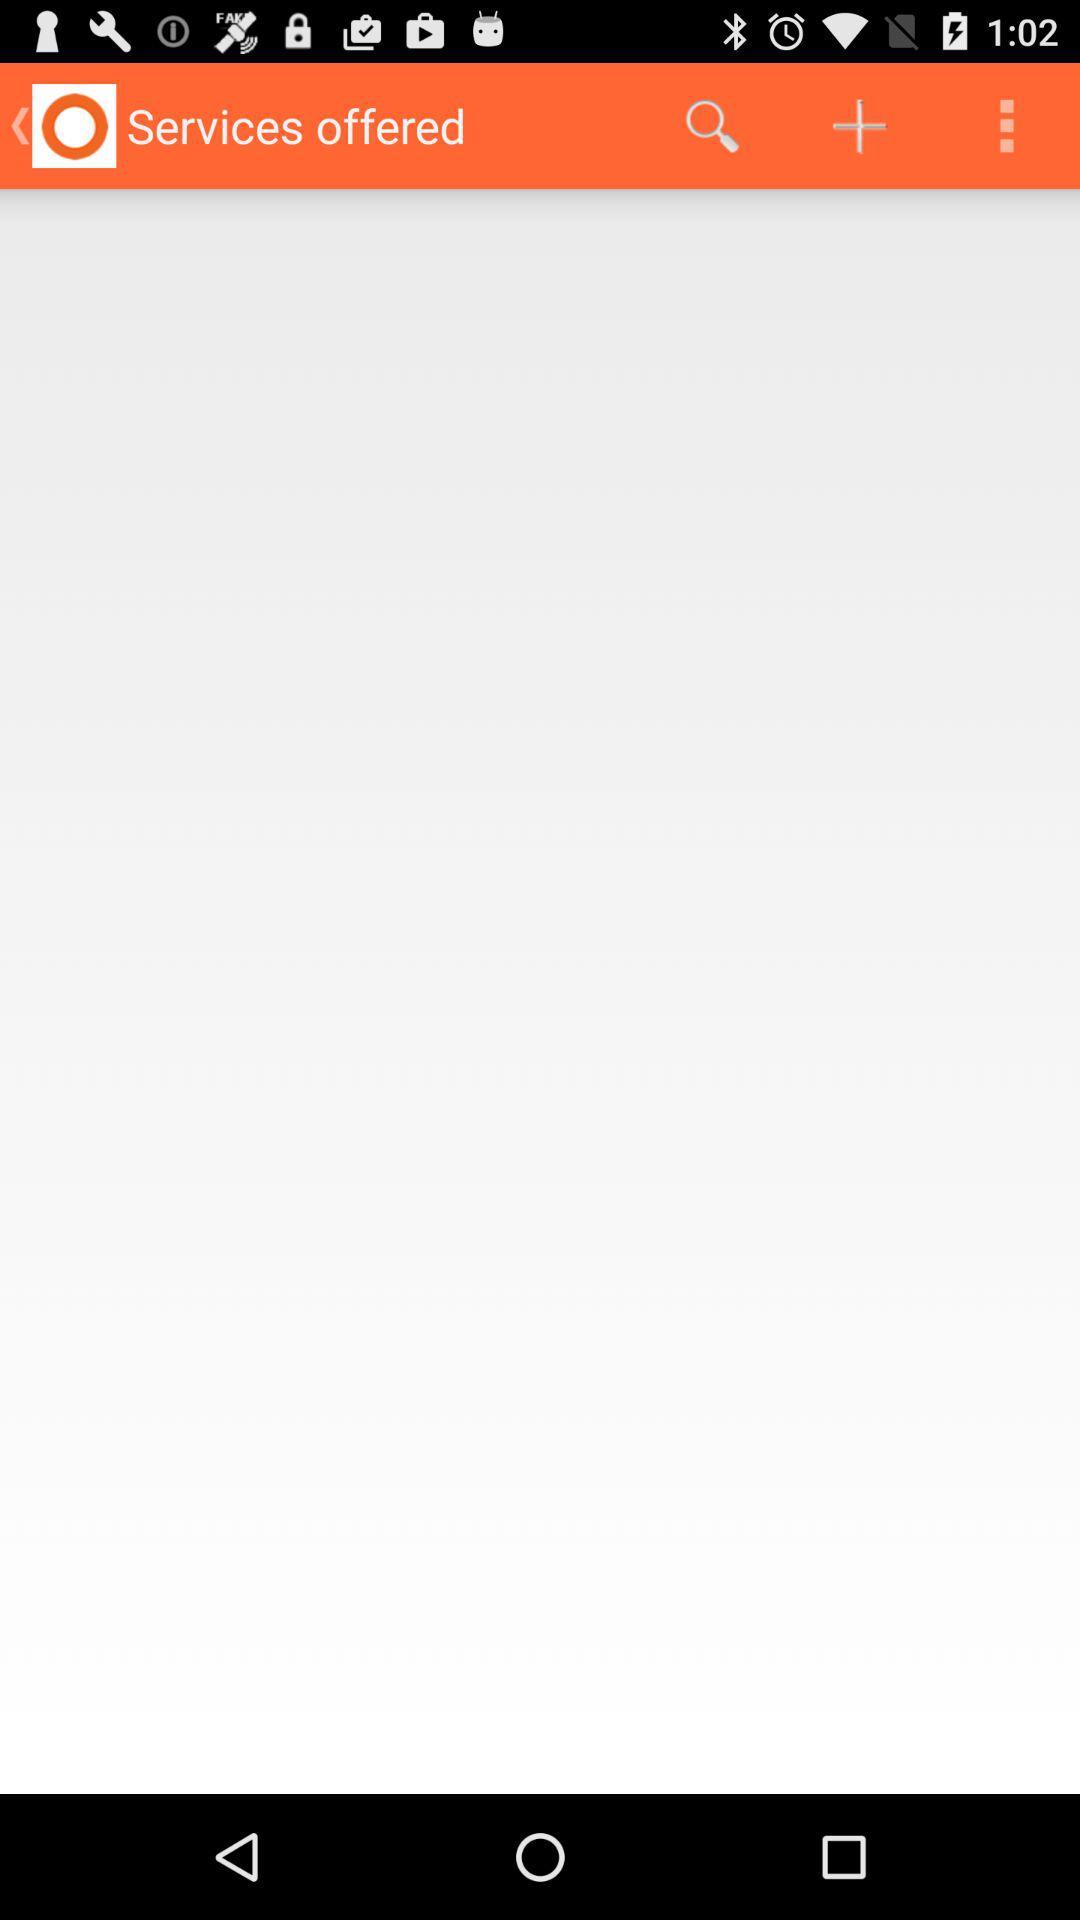 The width and height of the screenshot is (1080, 1920). I want to click on the icon at the top, so click(711, 124).